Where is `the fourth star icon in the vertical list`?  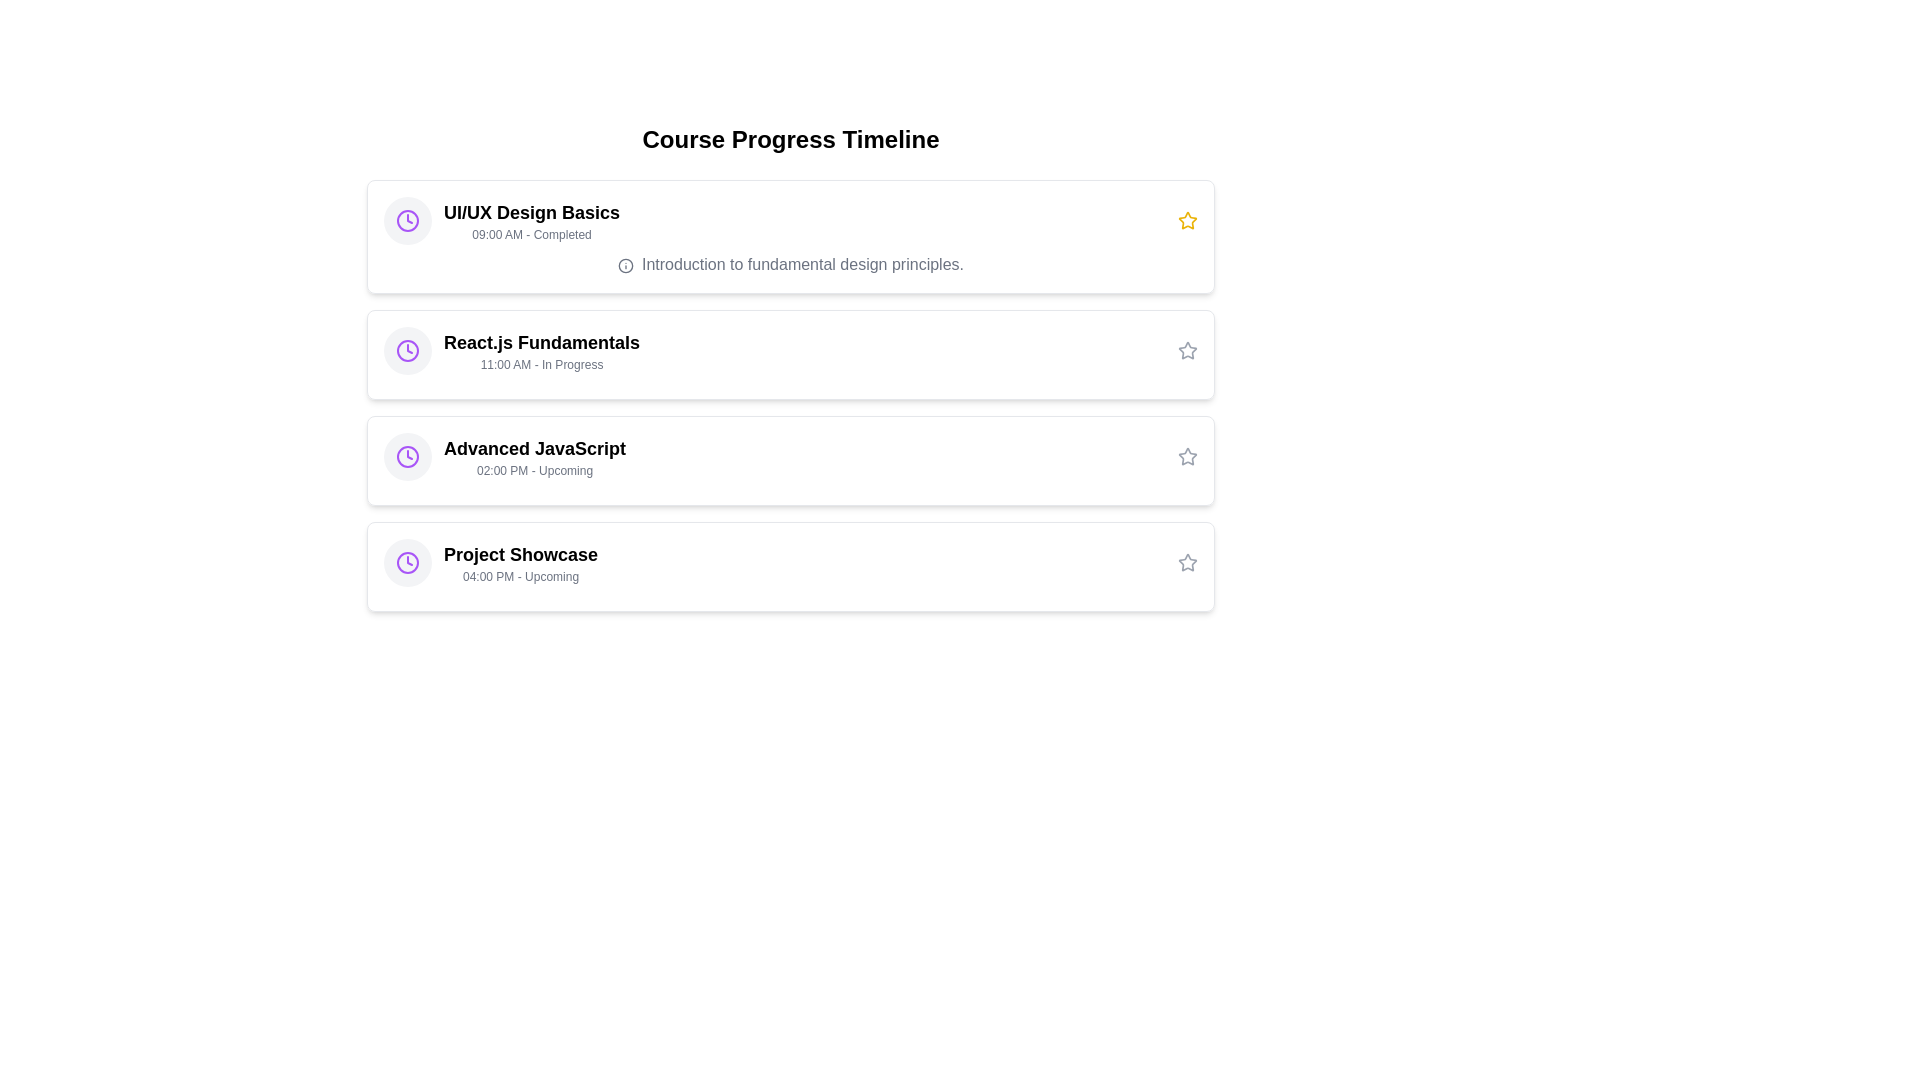 the fourth star icon in the vertical list is located at coordinates (1186, 562).